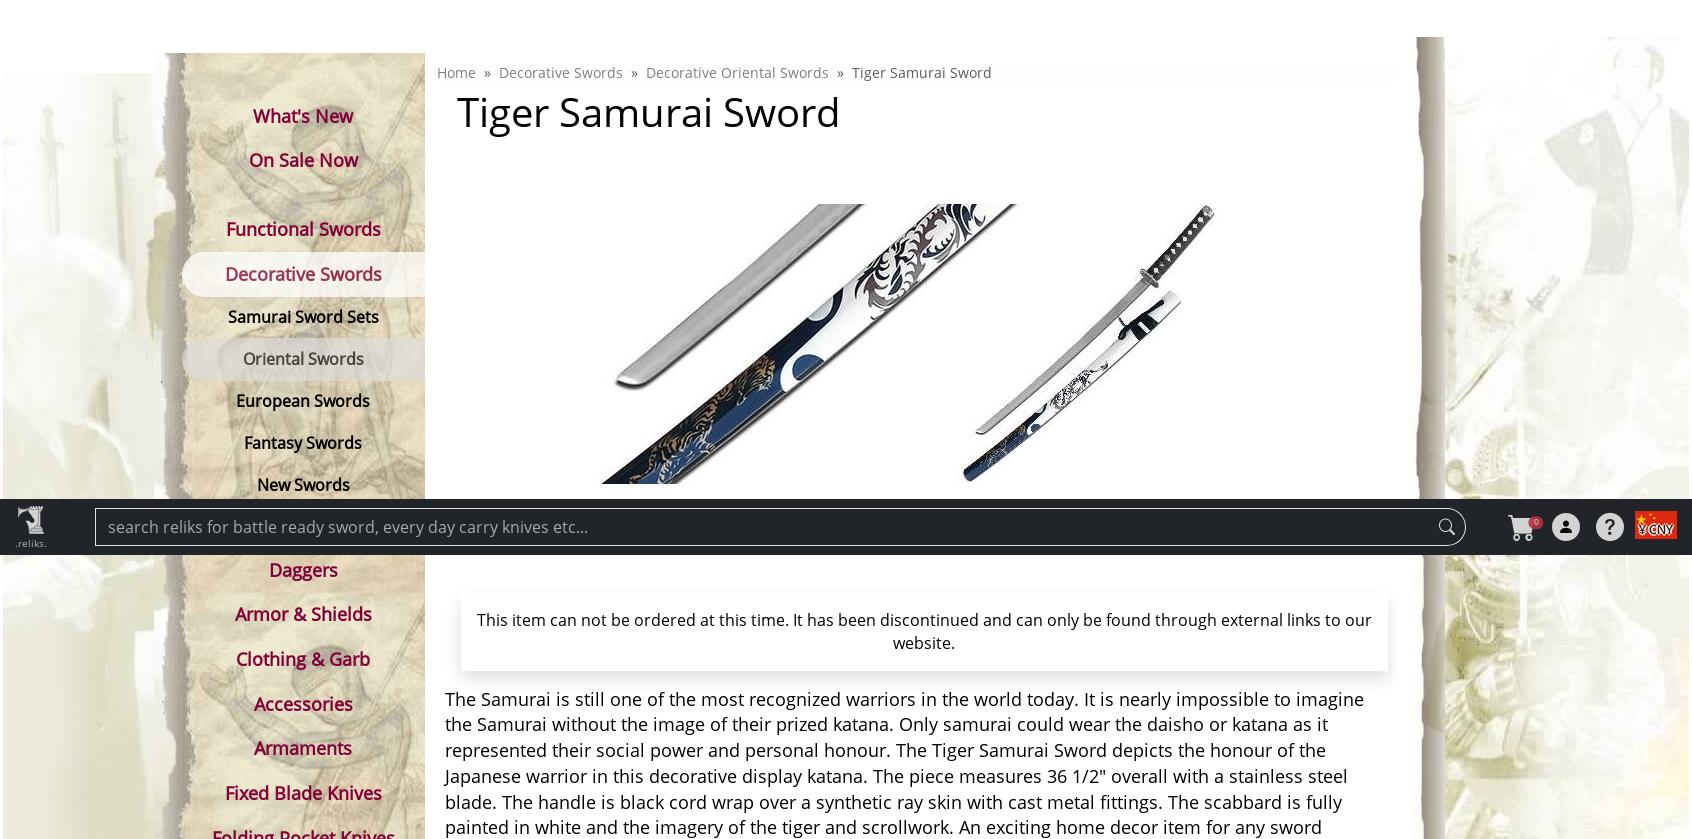 The width and height of the screenshot is (1692, 839). Describe the element at coordinates (501, 771) in the screenshot. I see `'Blade Length'` at that location.